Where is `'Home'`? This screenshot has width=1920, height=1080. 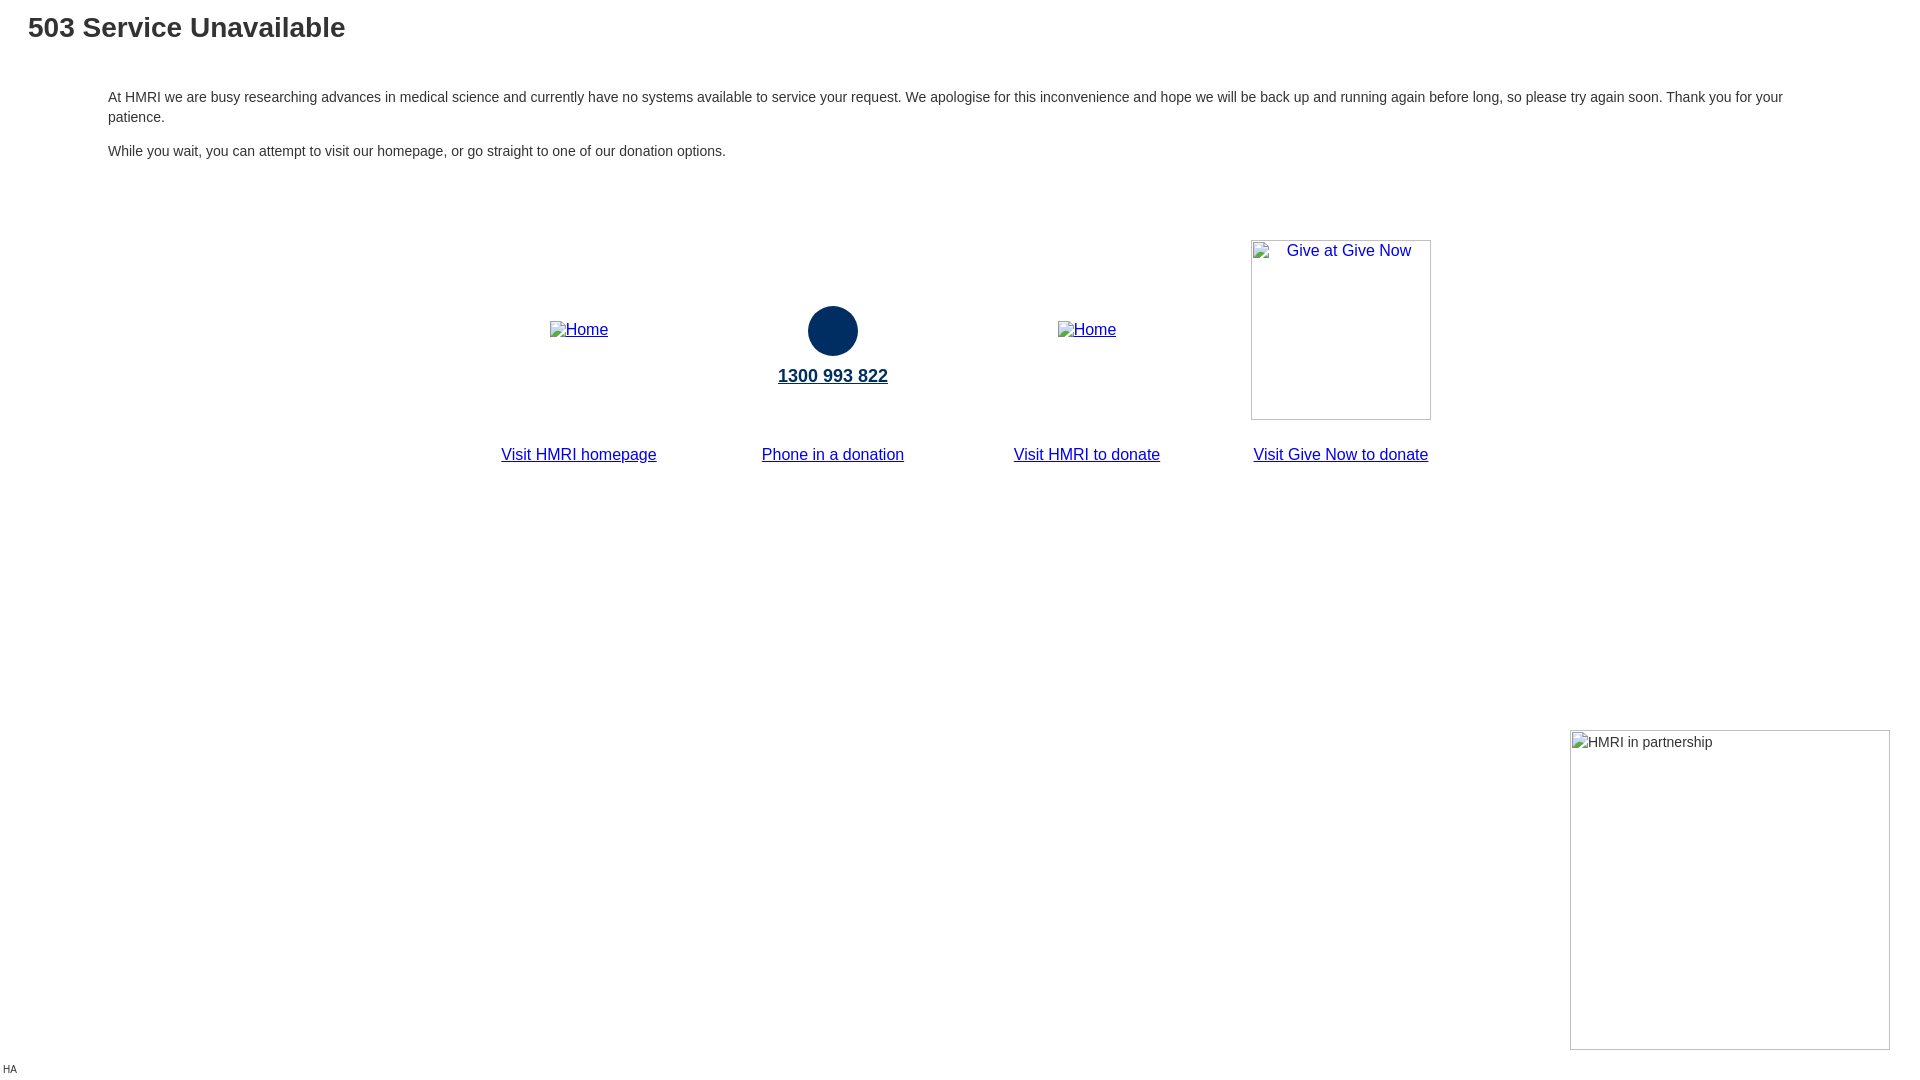
'Home' is located at coordinates (550, 328).